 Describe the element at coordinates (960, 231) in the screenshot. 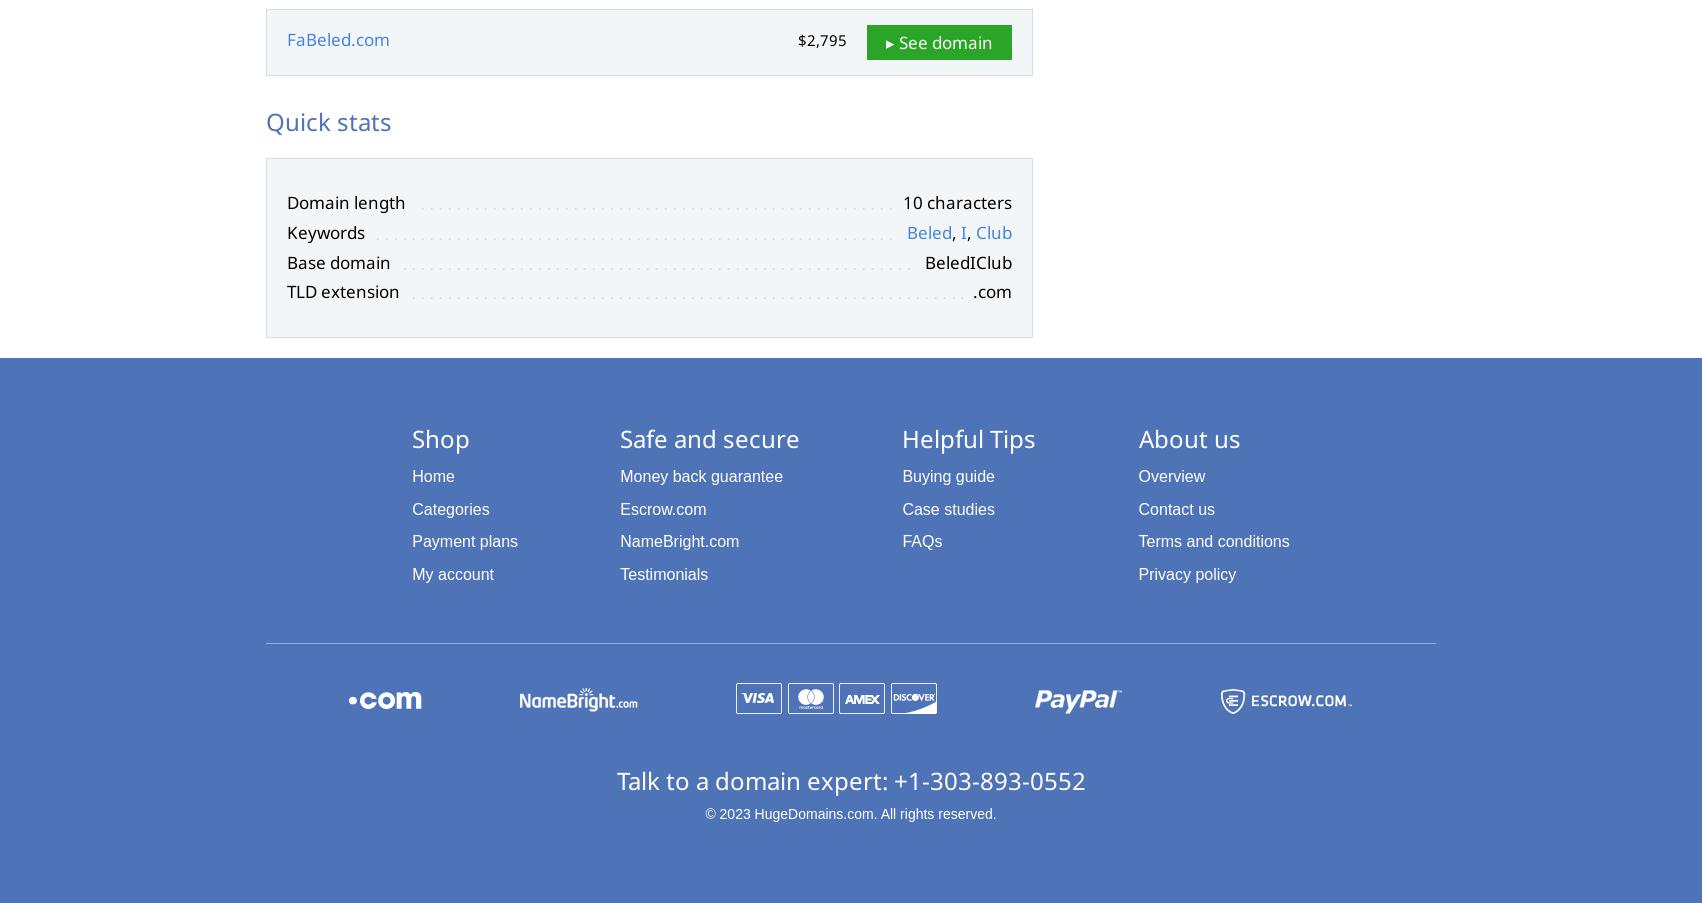

I see `'I'` at that location.